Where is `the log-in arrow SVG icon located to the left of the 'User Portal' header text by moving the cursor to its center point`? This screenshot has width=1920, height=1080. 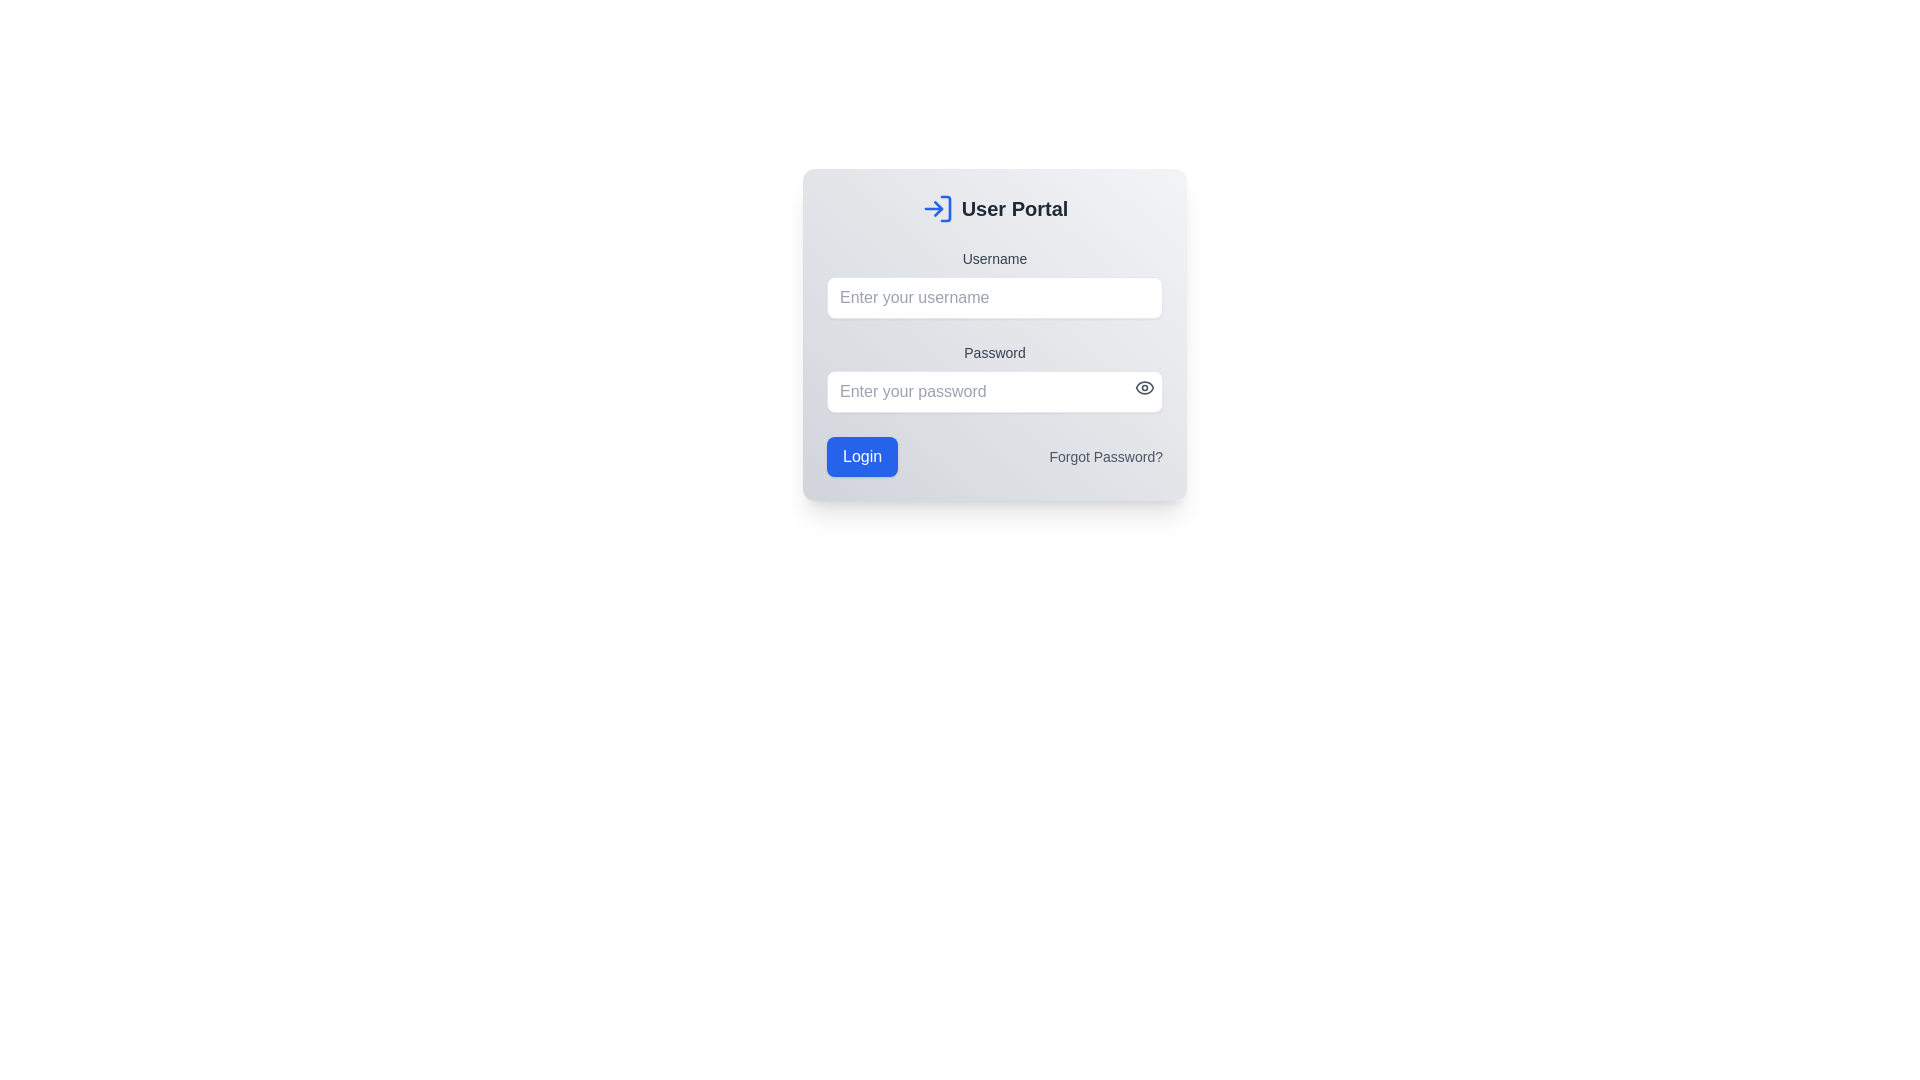
the log-in arrow SVG icon located to the left of the 'User Portal' header text by moving the cursor to its center point is located at coordinates (936, 208).